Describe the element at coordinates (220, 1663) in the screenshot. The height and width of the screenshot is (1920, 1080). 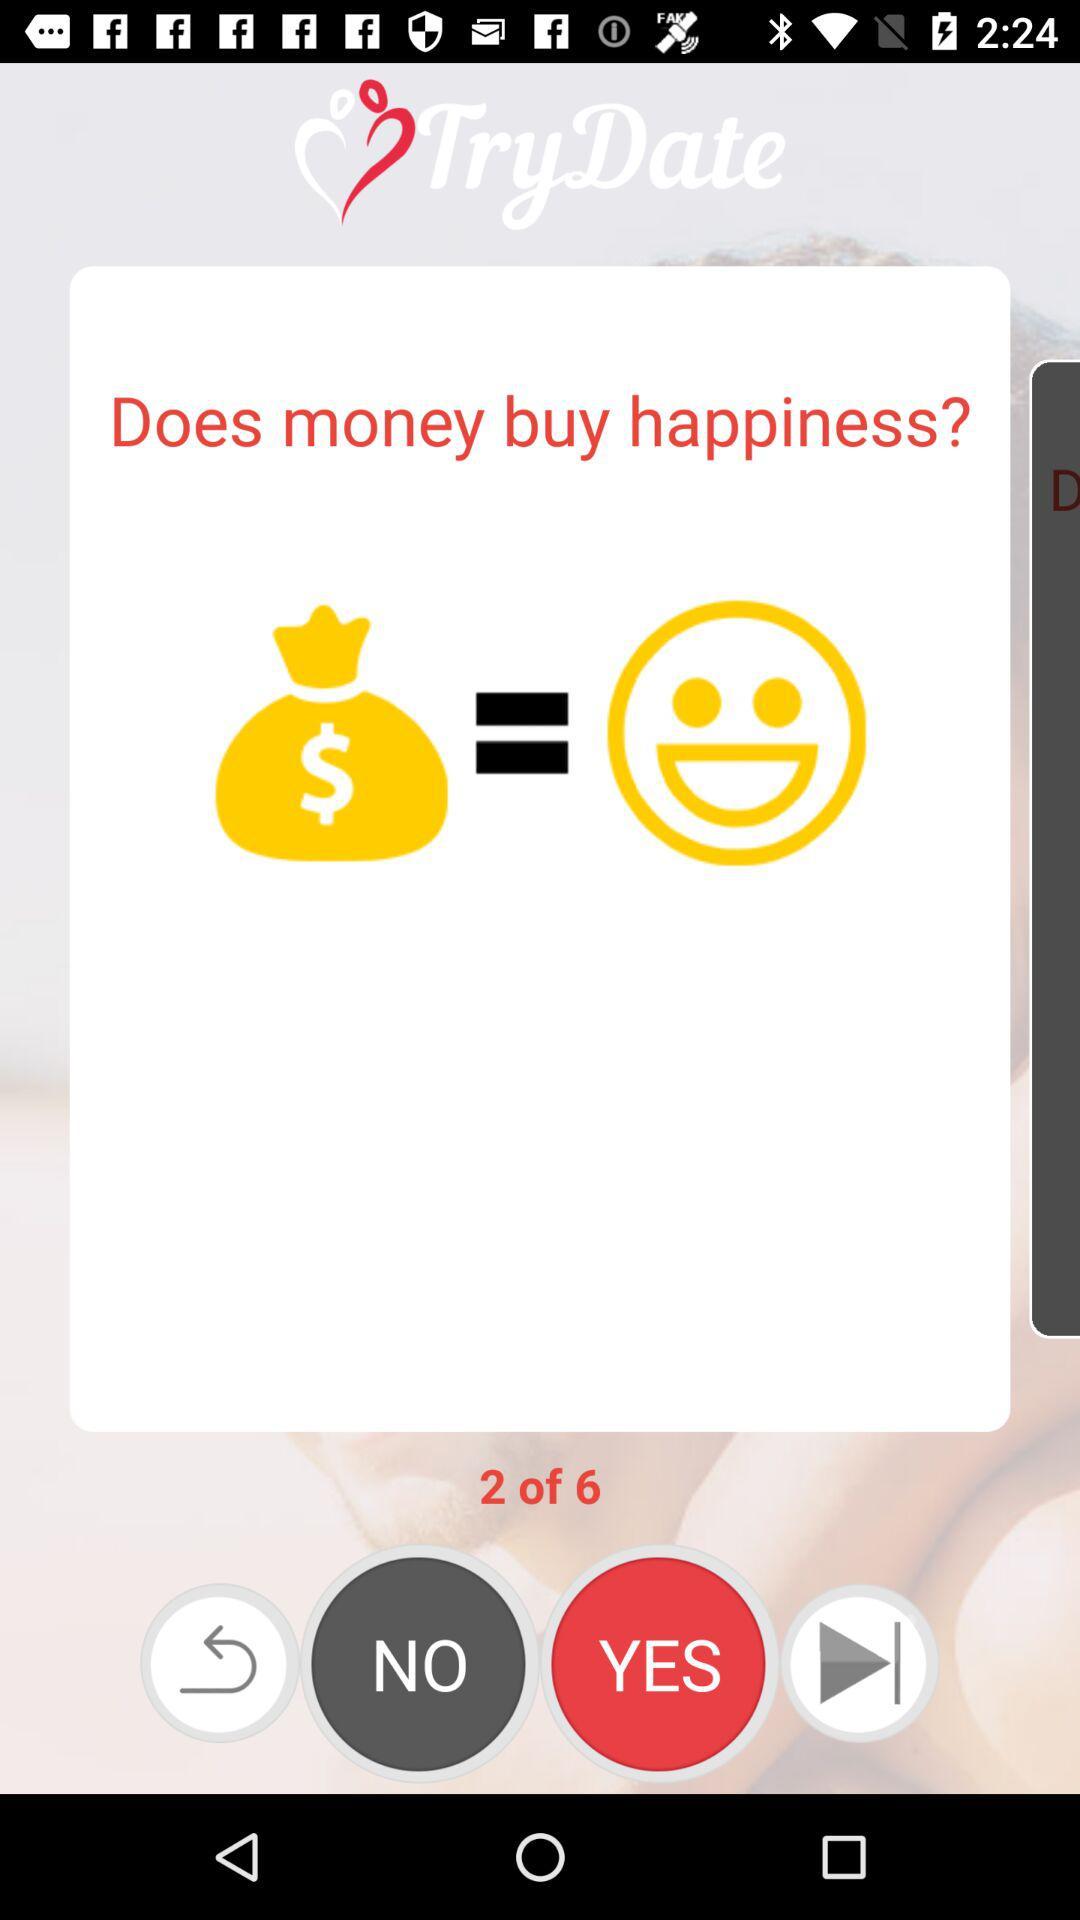
I see `previous page` at that location.